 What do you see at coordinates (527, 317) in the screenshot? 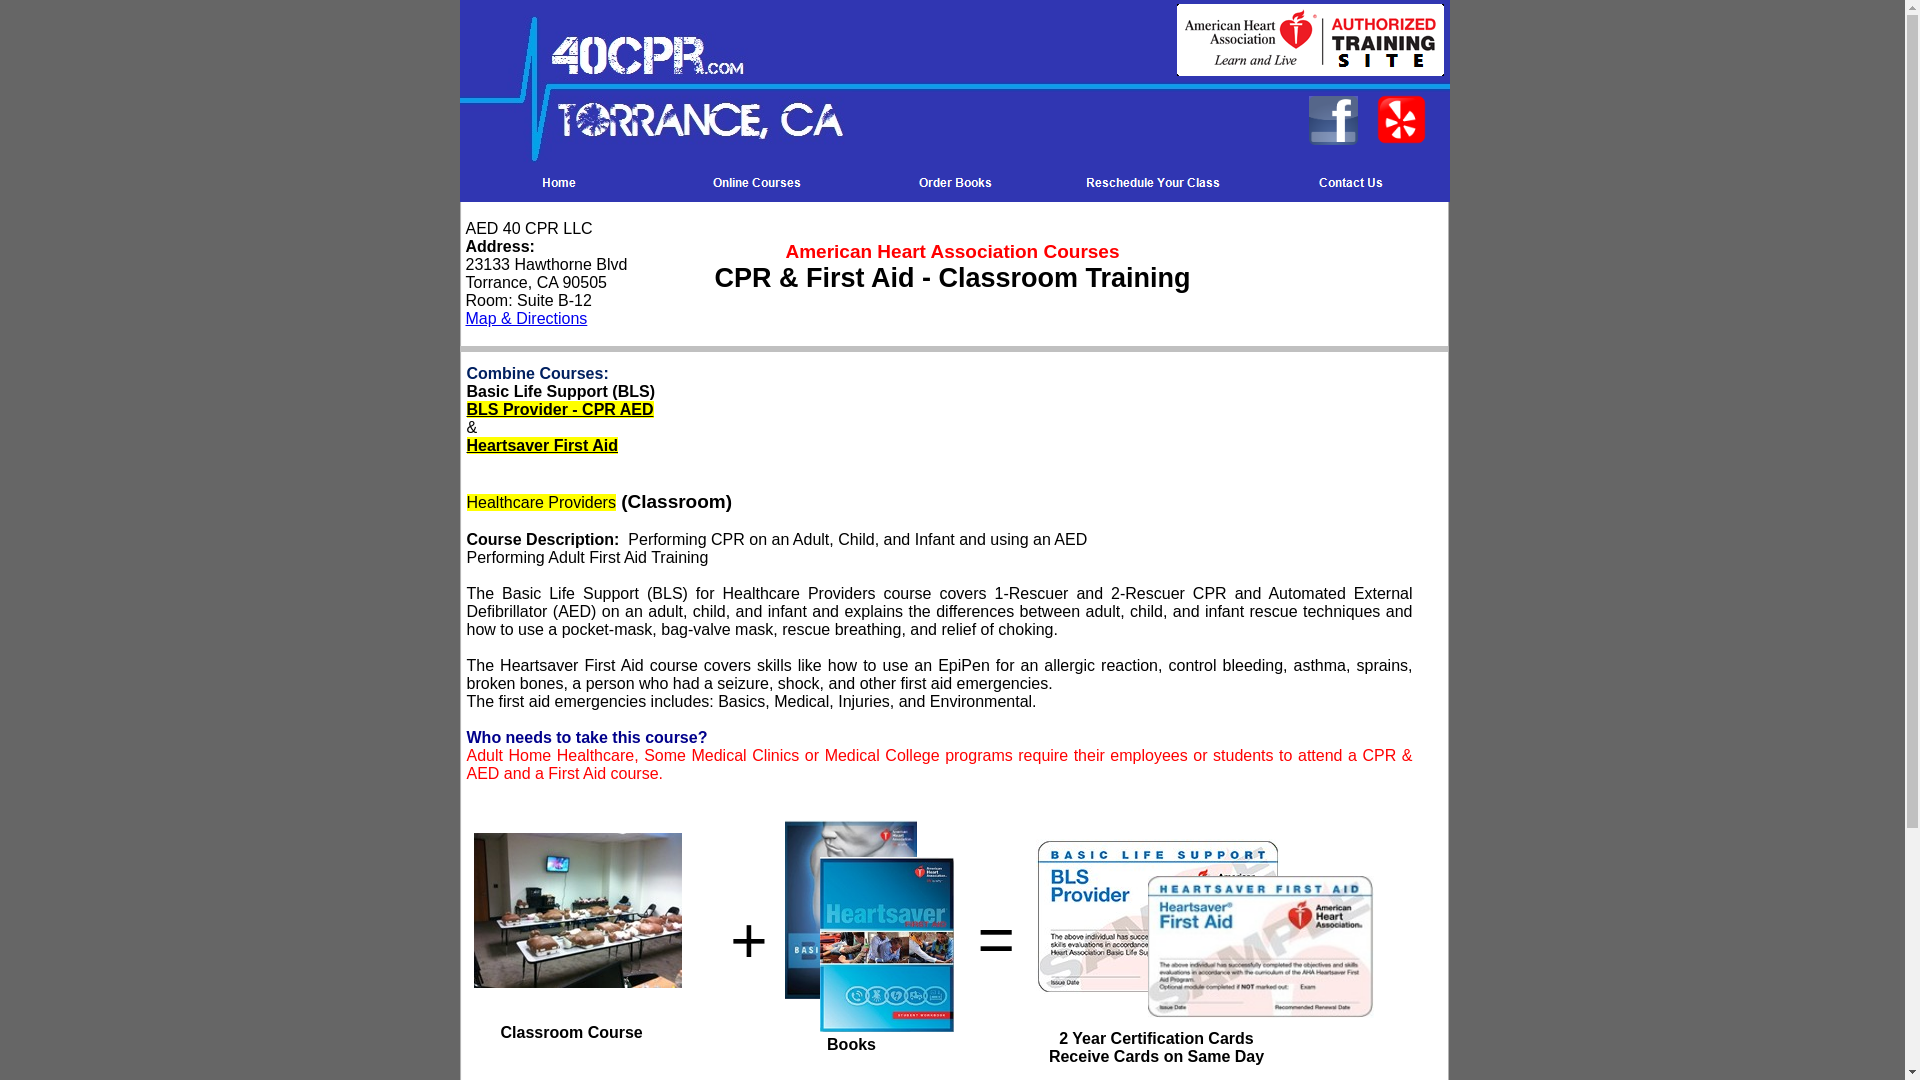
I see `'Map & Directions'` at bounding box center [527, 317].